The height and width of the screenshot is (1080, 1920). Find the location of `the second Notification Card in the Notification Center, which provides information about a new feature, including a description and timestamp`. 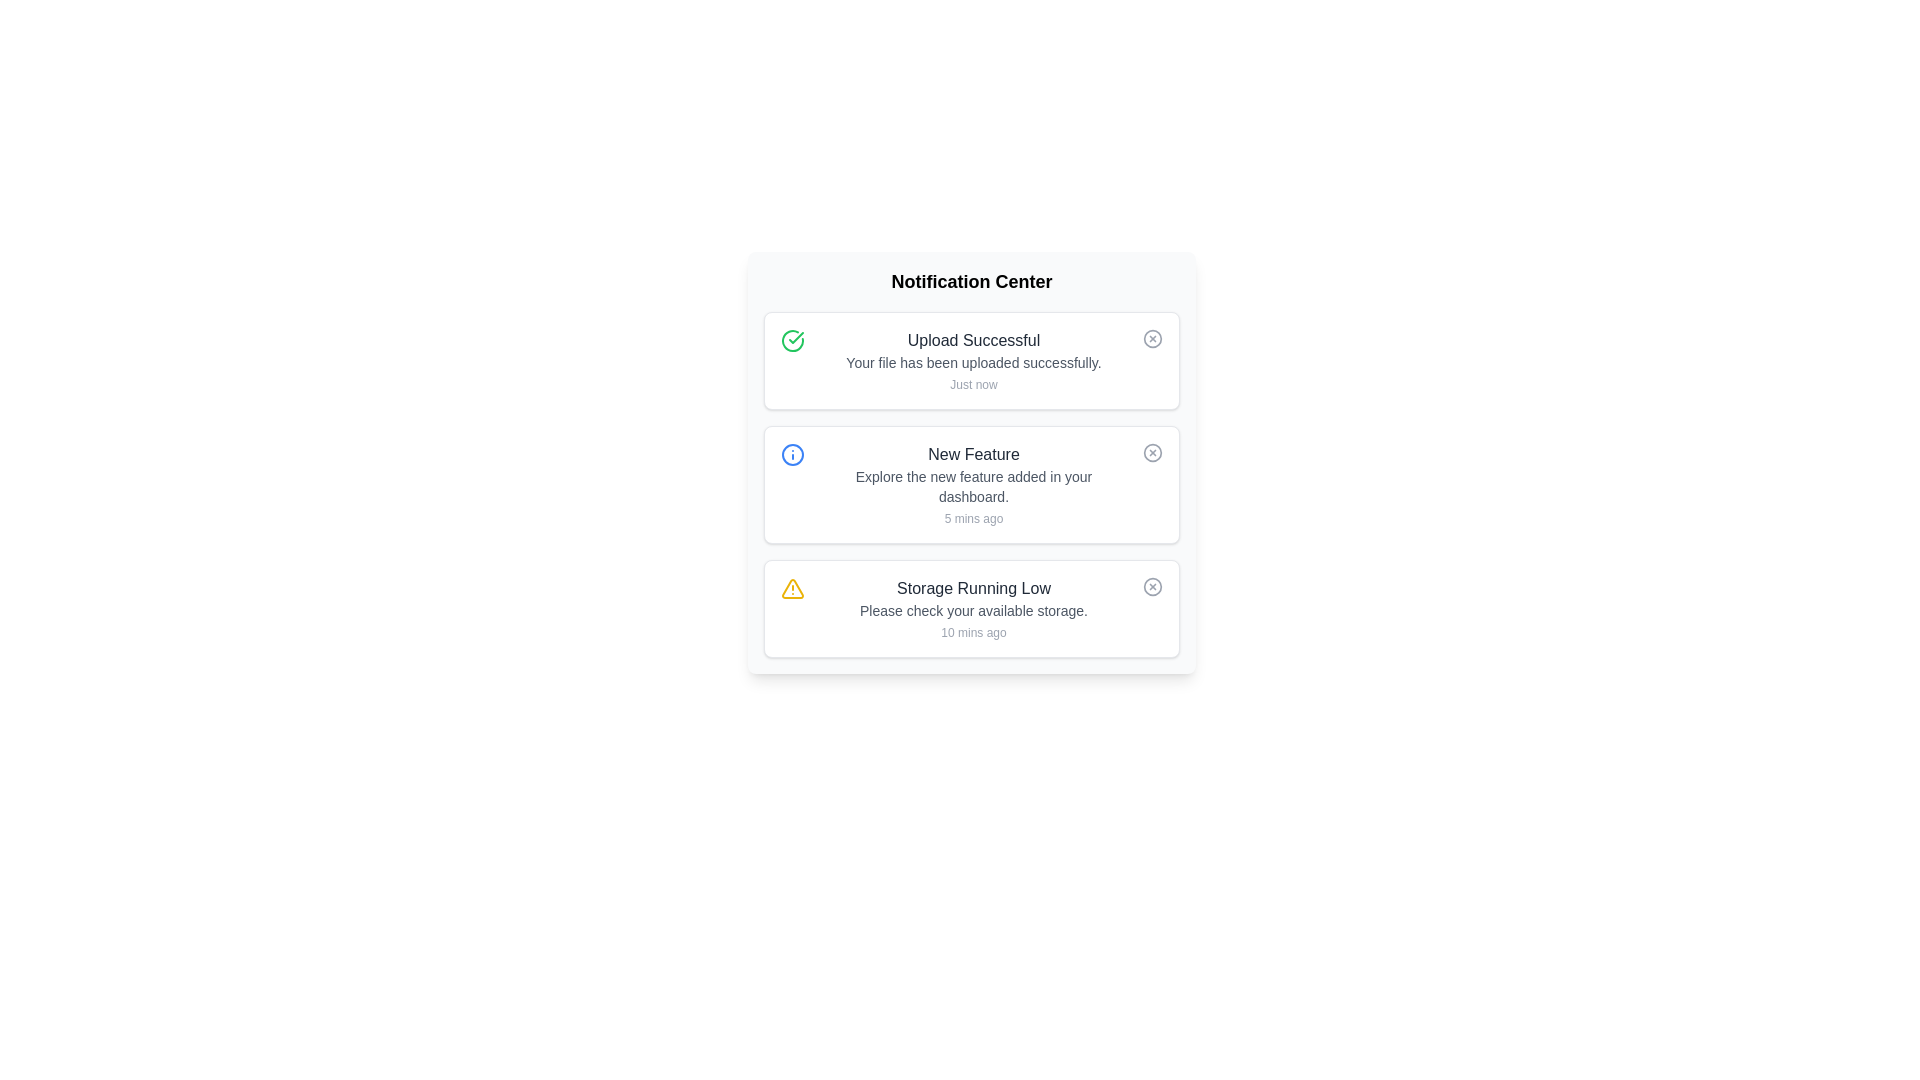

the second Notification Card in the Notification Center, which provides information about a new feature, including a description and timestamp is located at coordinates (971, 485).